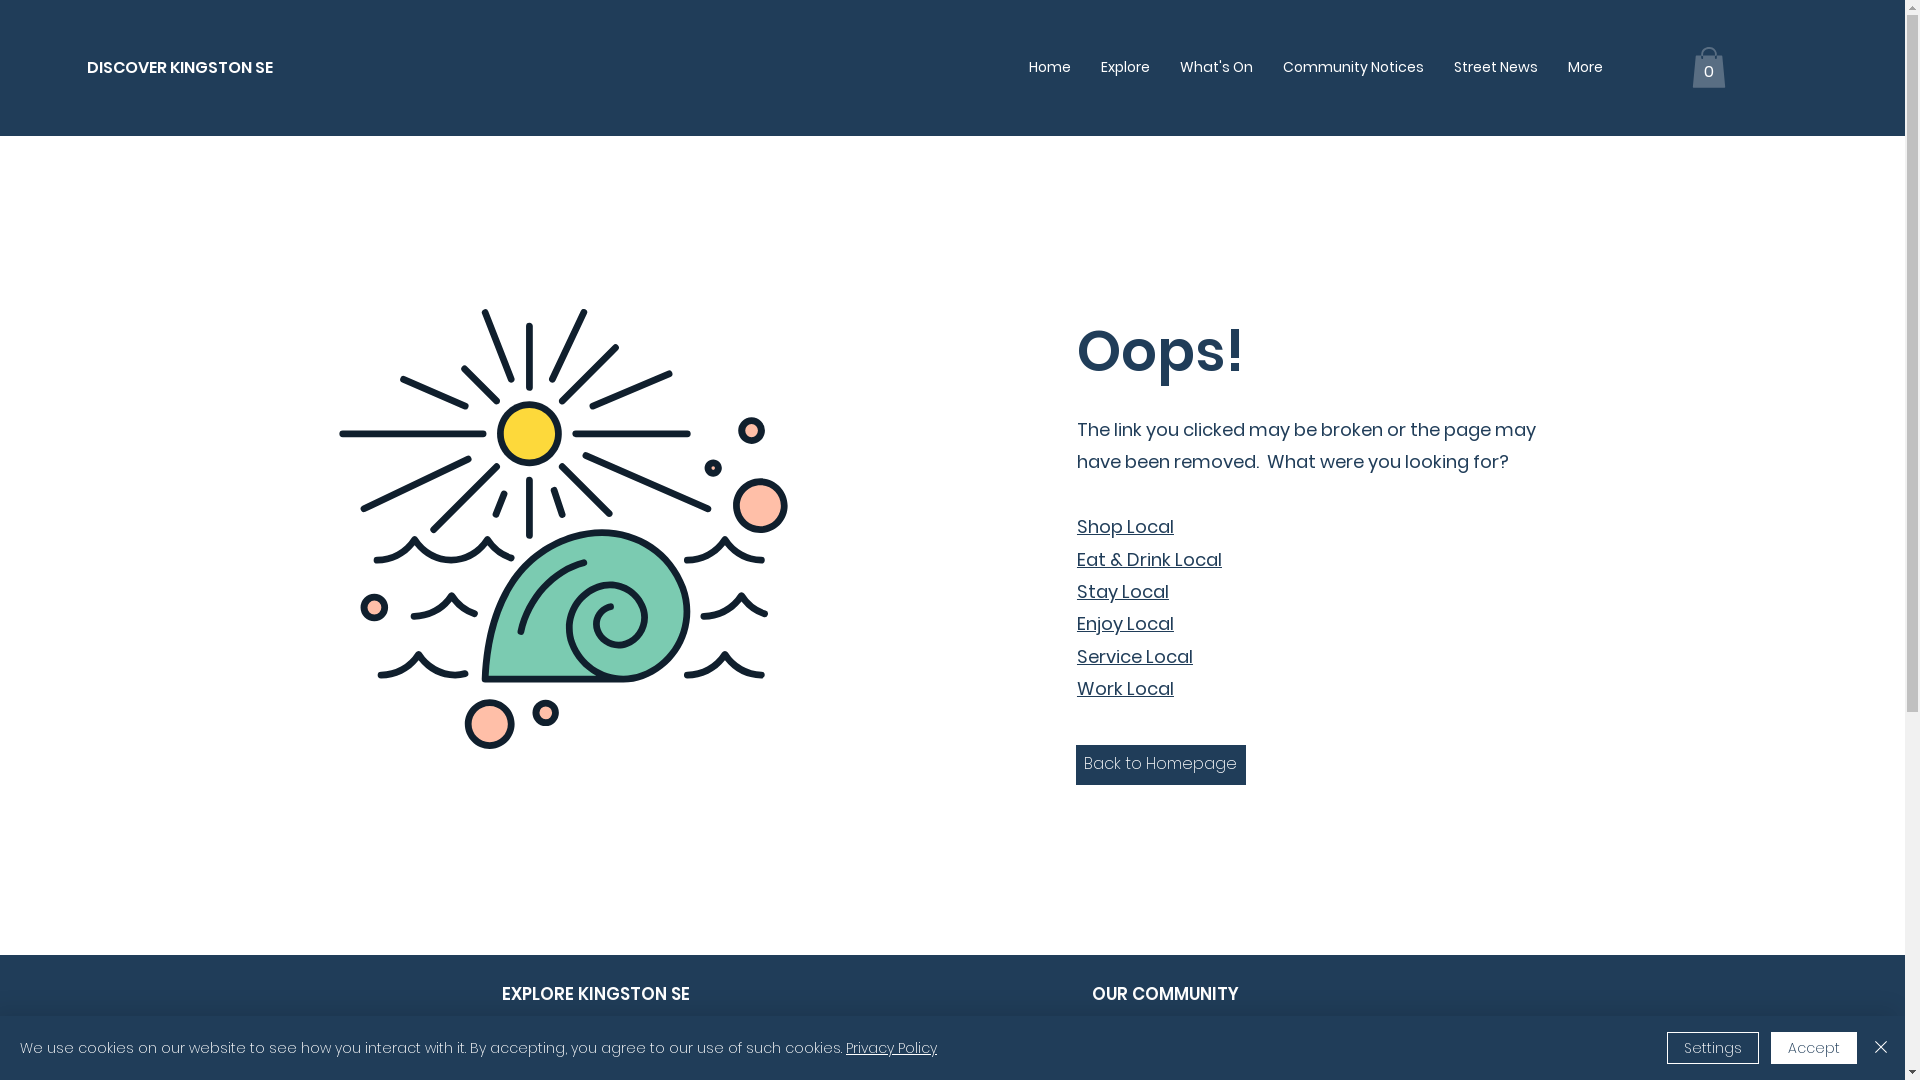 This screenshot has height=1080, width=1920. Describe the element at coordinates (1666, 1047) in the screenshot. I see `'Settings'` at that location.